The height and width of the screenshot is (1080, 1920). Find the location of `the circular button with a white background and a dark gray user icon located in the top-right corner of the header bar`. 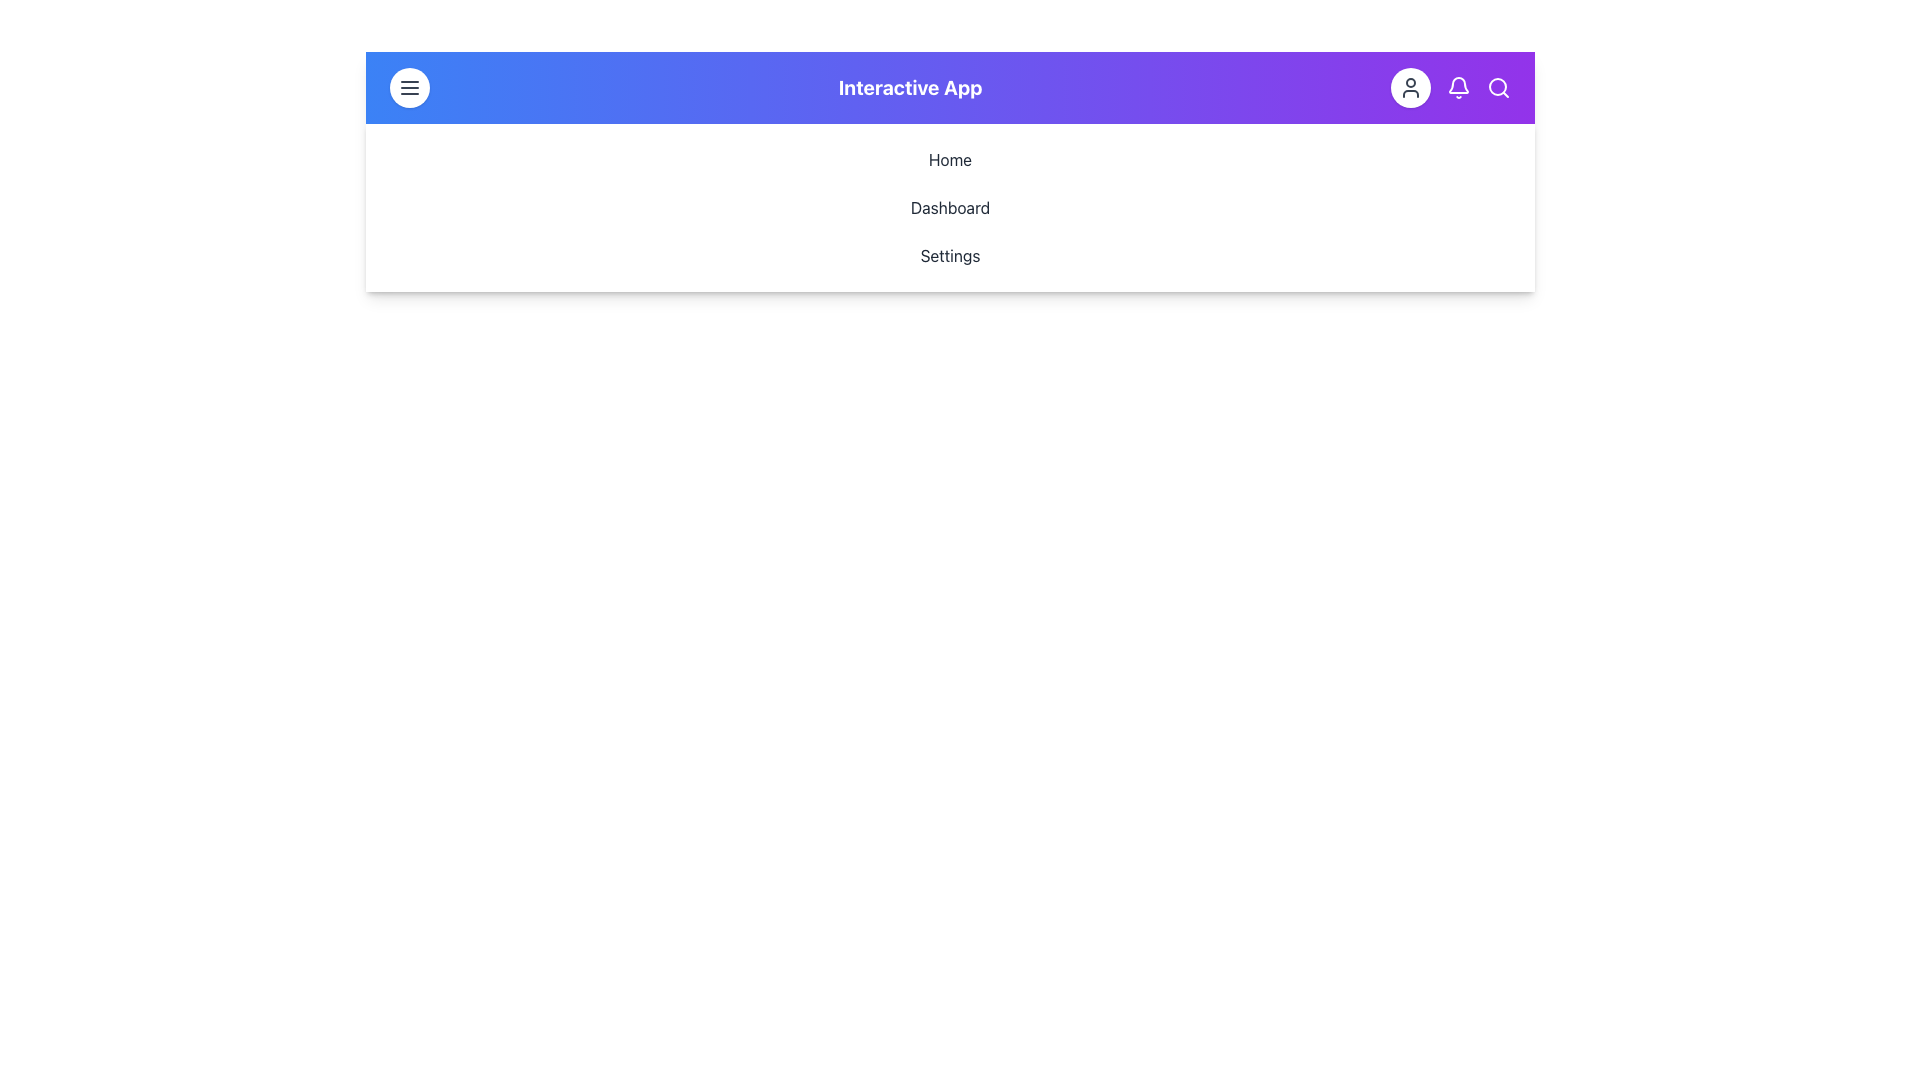

the circular button with a white background and a dark gray user icon located in the top-right corner of the header bar is located at coordinates (1410, 87).